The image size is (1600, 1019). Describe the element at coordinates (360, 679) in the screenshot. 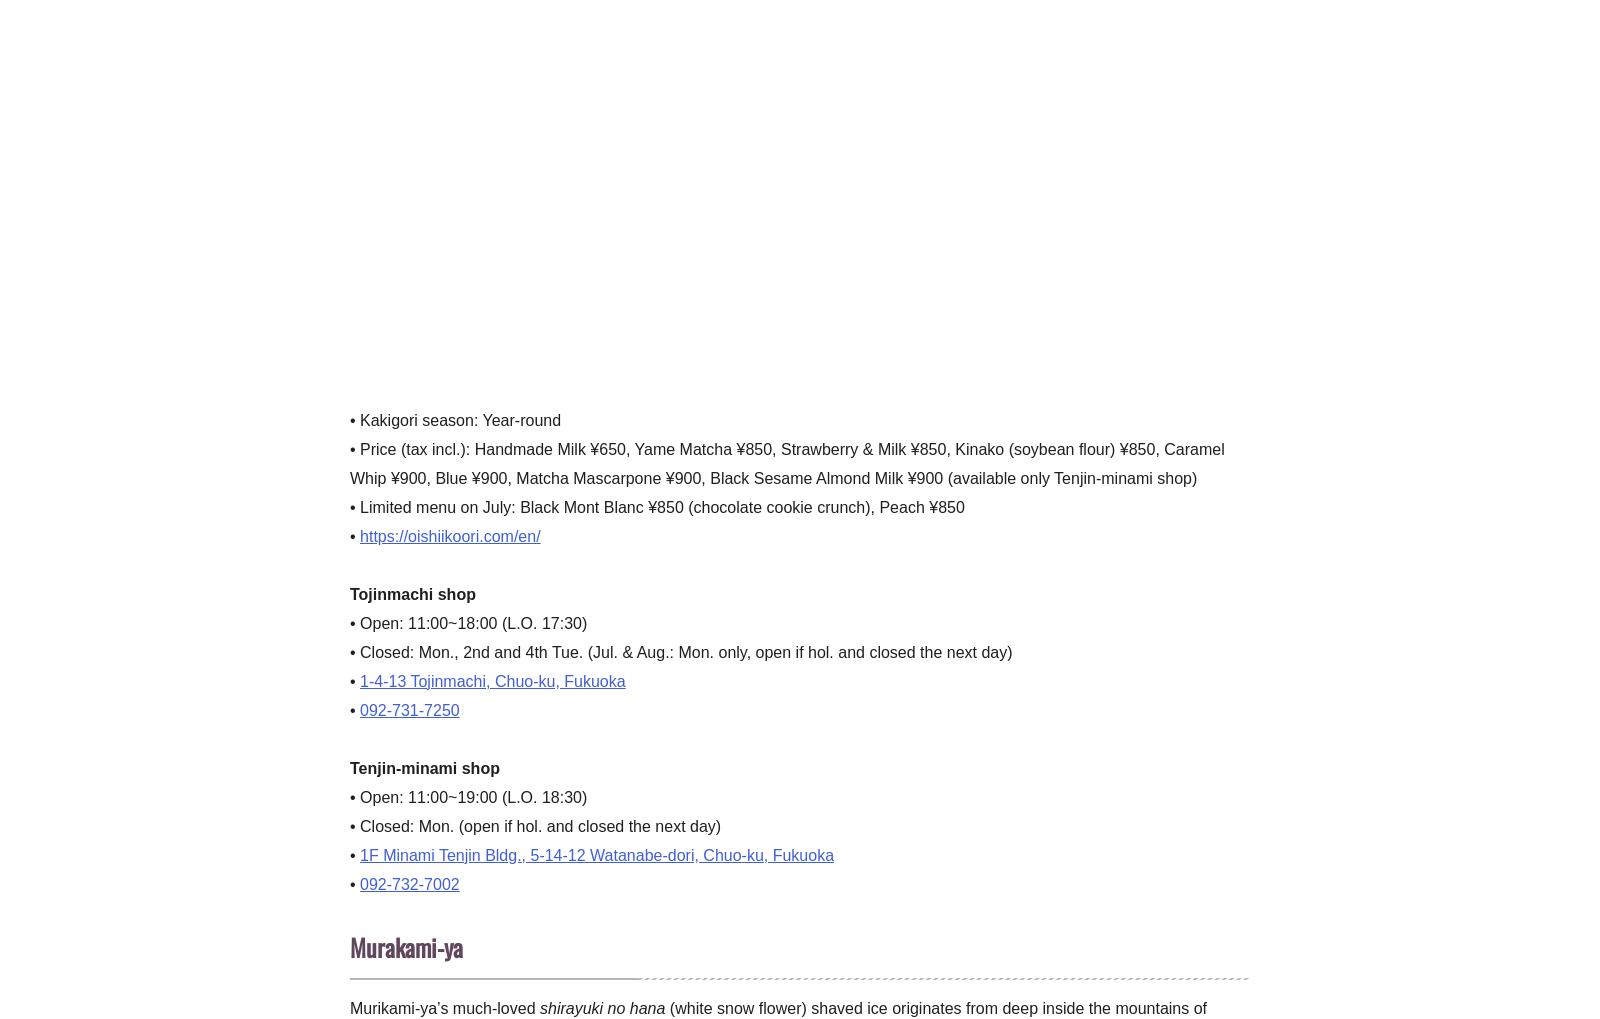

I see `'1-4-13 Tojinmachi, Chuo-ku, Fukuoka'` at that location.